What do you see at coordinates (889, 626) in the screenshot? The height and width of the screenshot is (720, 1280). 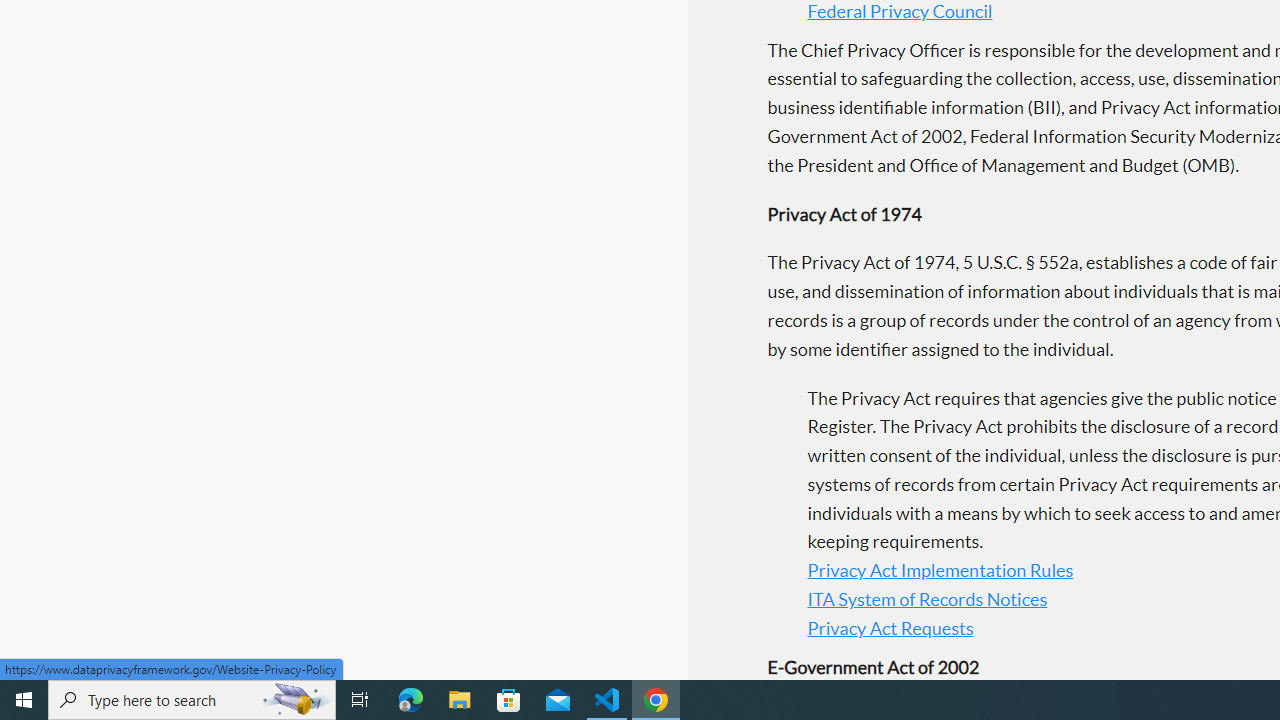 I see `'Privacy Act Requests'` at bounding box center [889, 626].